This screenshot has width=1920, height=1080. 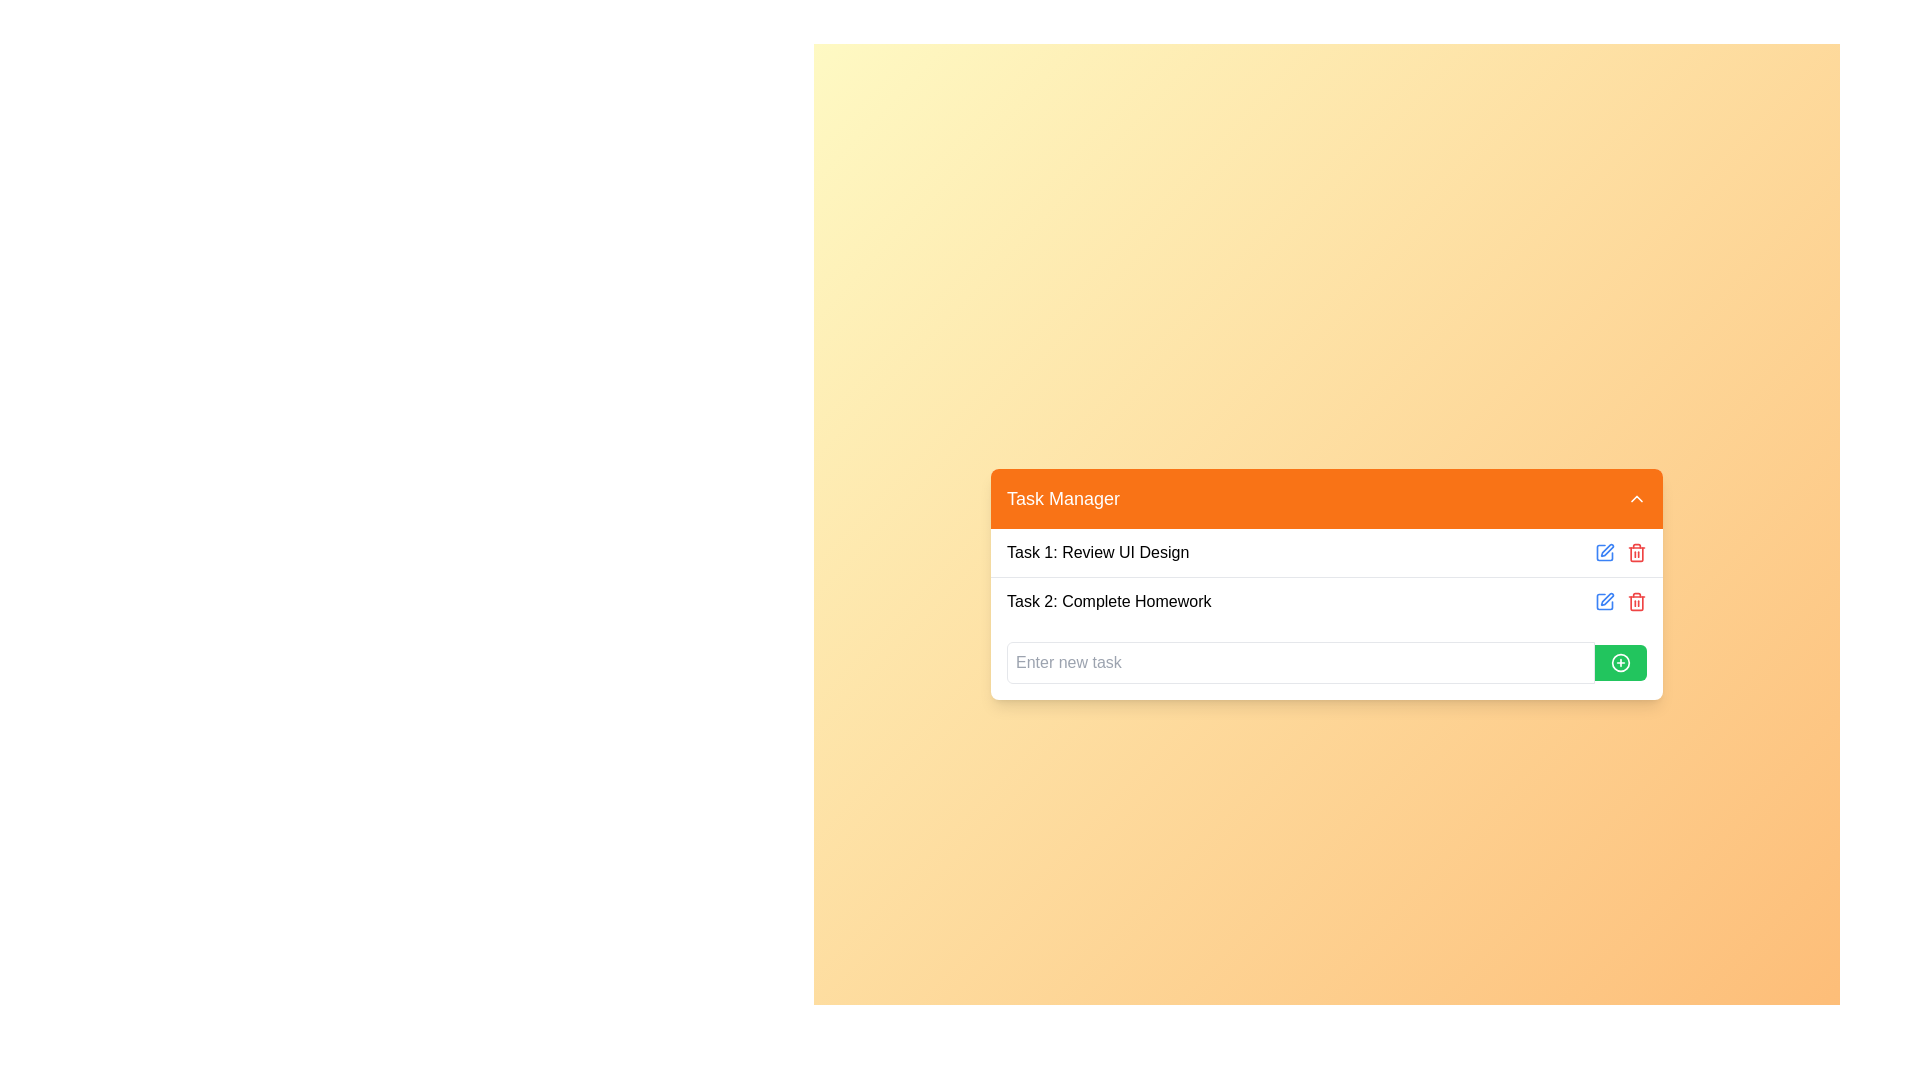 I want to click on the icon button located on the far right side of the orange header bar labeled 'Task Manager', so click(x=1636, y=497).